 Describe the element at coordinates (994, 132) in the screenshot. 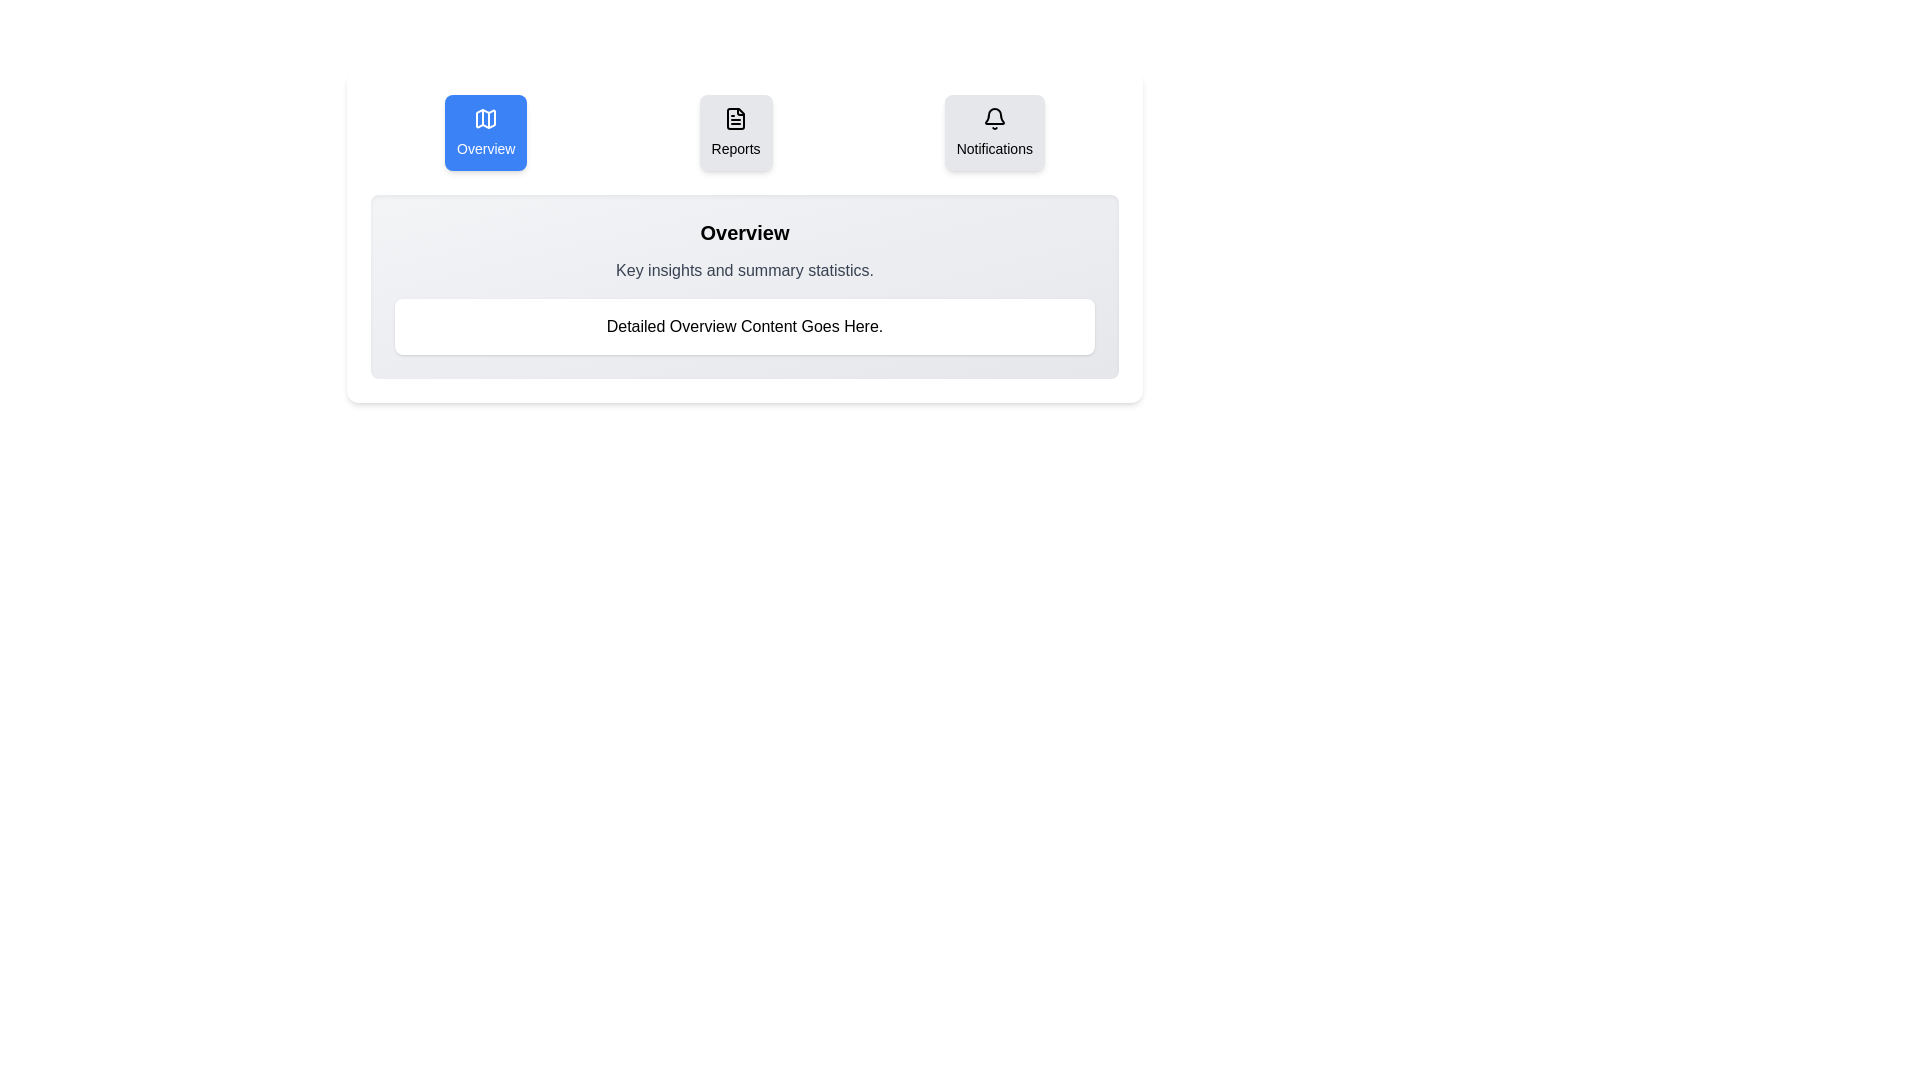

I see `the tab button labeled Notifications` at that location.